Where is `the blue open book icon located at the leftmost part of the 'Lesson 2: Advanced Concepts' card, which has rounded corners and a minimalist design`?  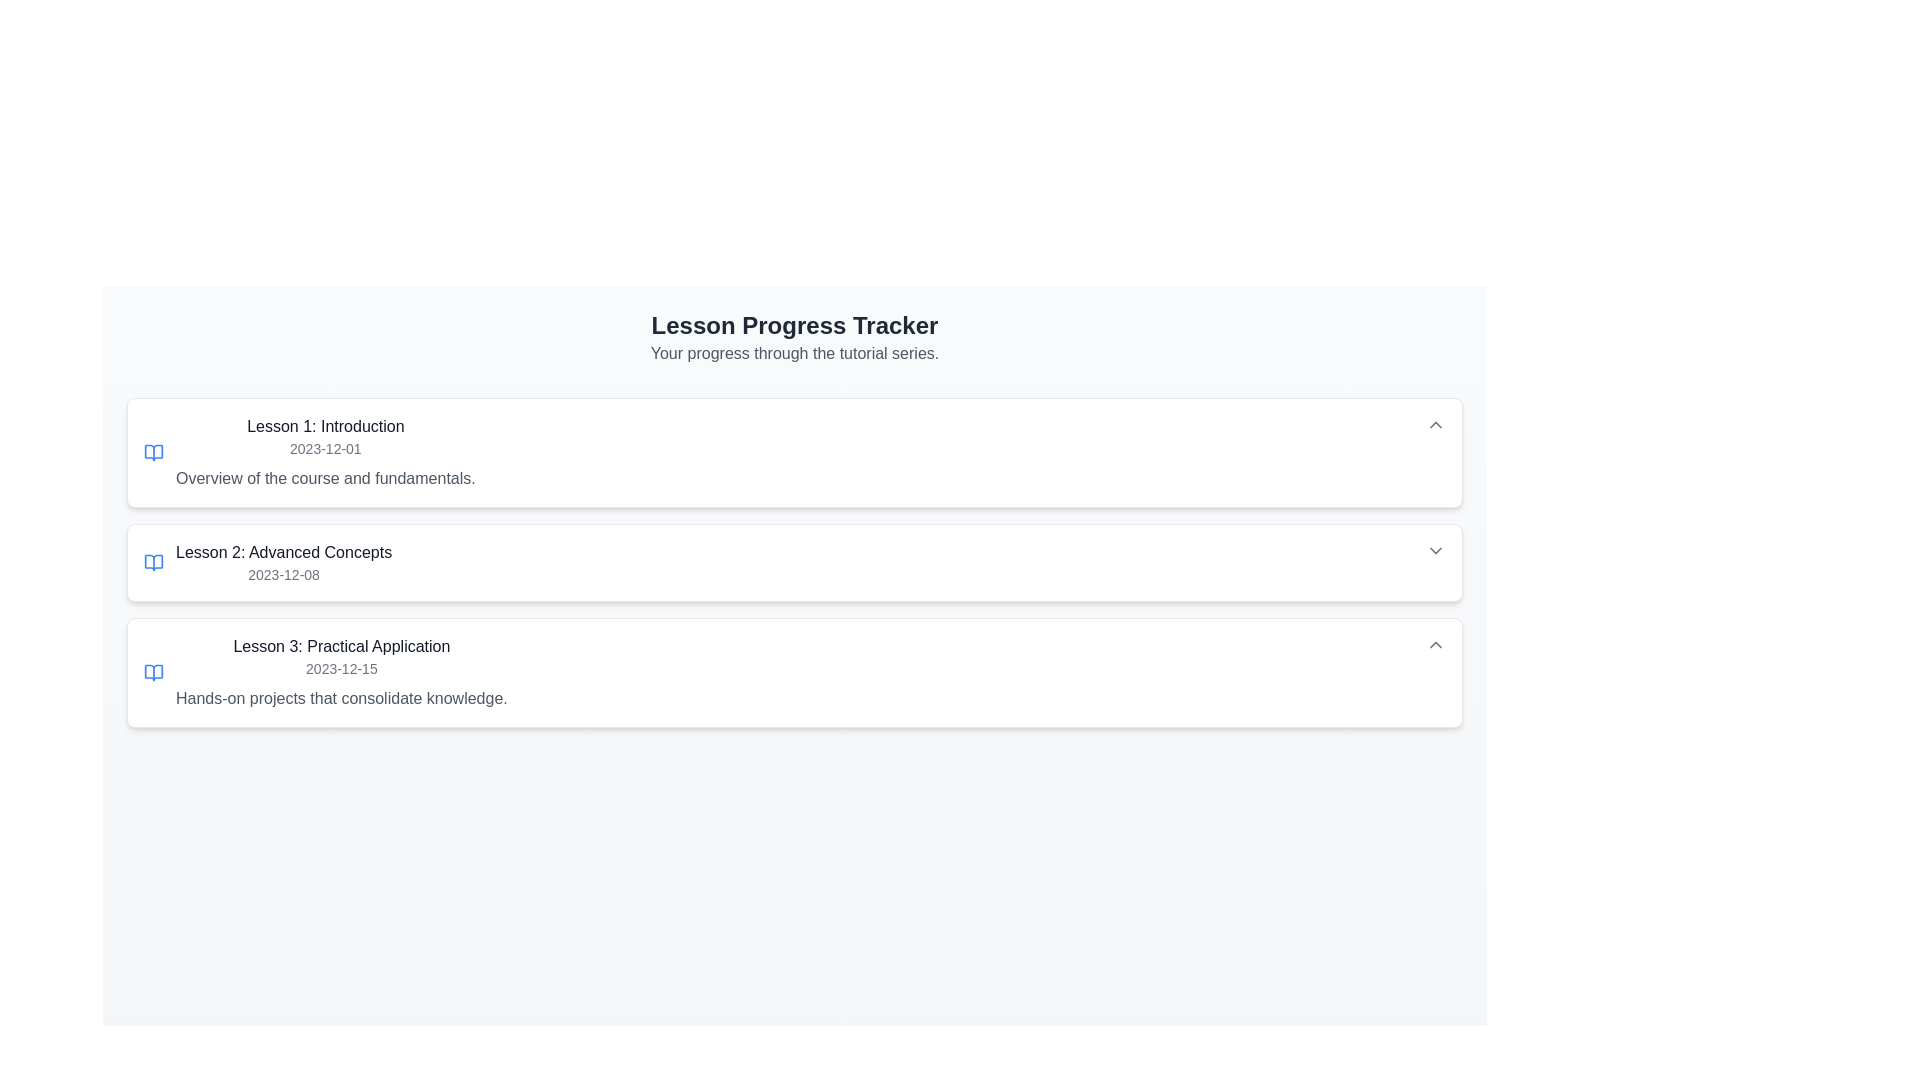
the blue open book icon located at the leftmost part of the 'Lesson 2: Advanced Concepts' card, which has rounded corners and a minimalist design is located at coordinates (152, 563).